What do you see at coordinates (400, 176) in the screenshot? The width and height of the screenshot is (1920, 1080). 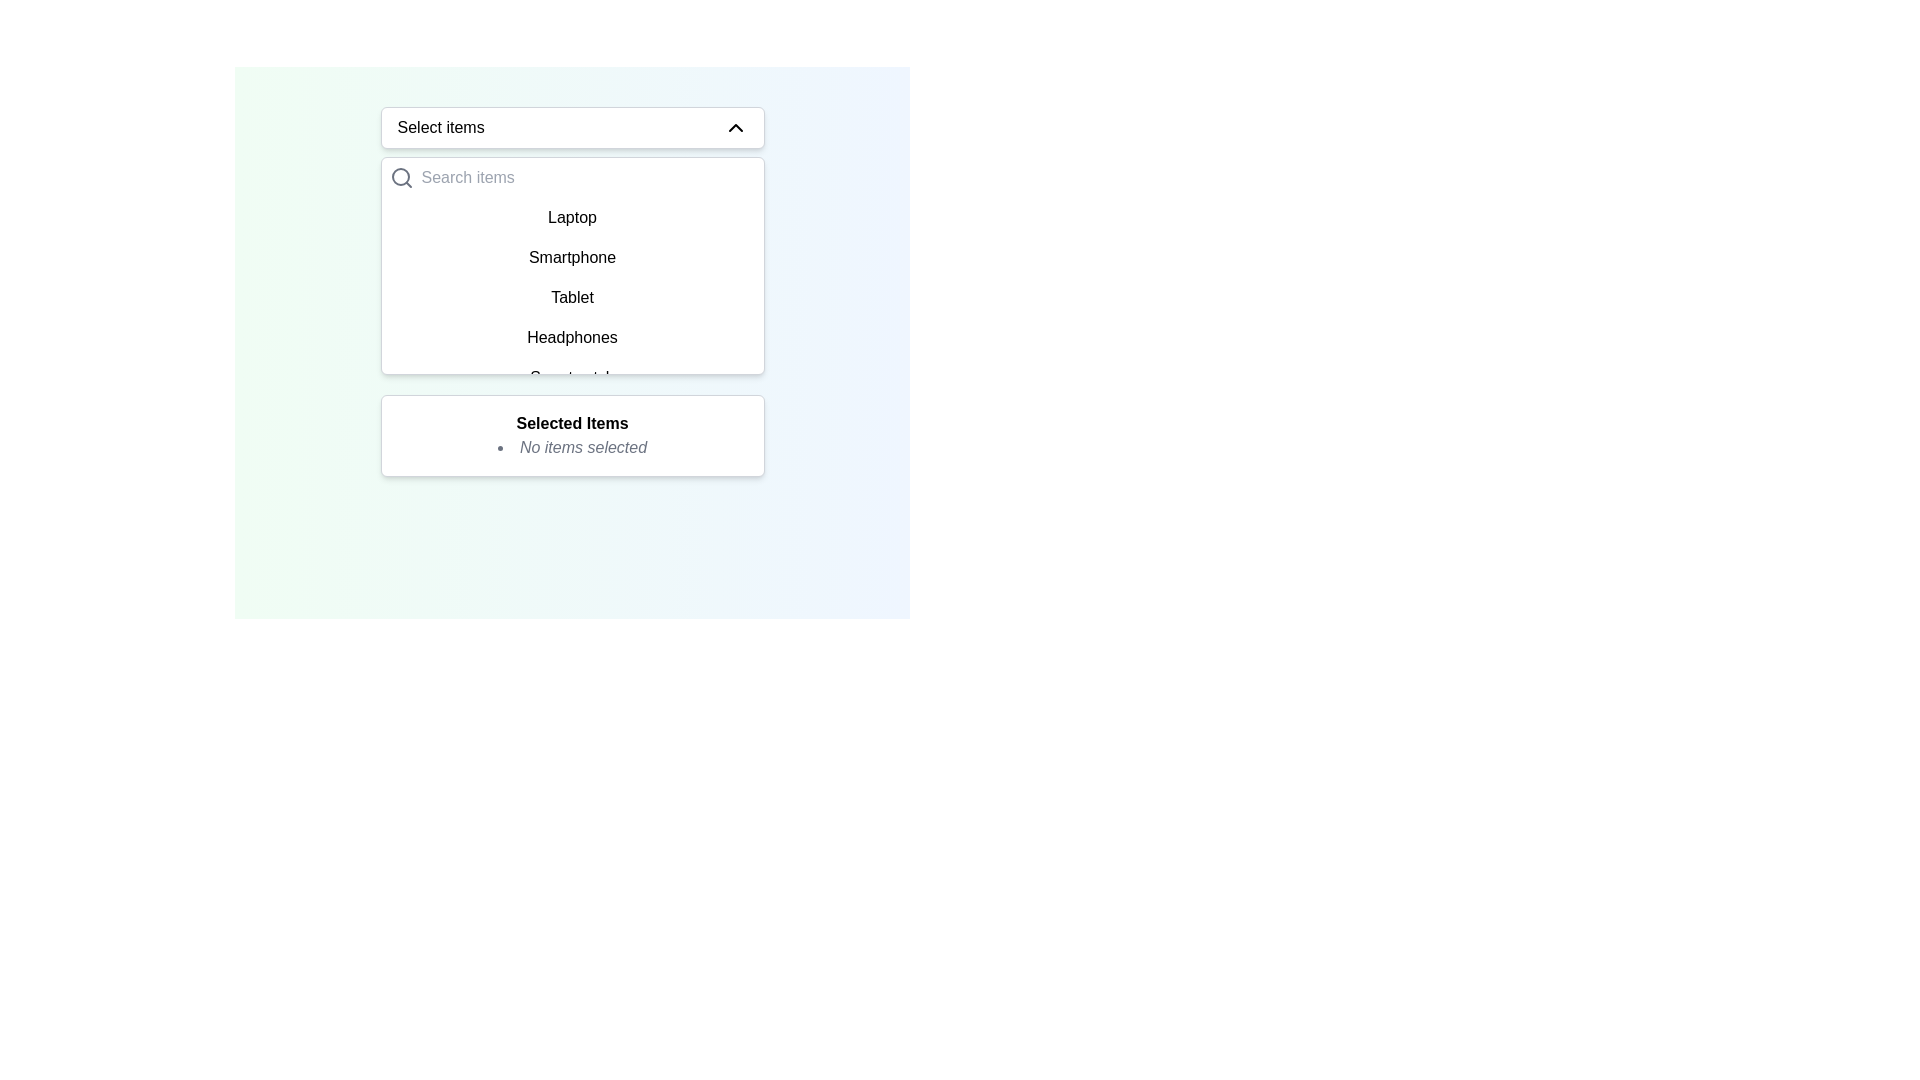 I see `the small circular magnifying glass icon used for search, located to the left of the input field in the dropdown interface` at bounding box center [400, 176].